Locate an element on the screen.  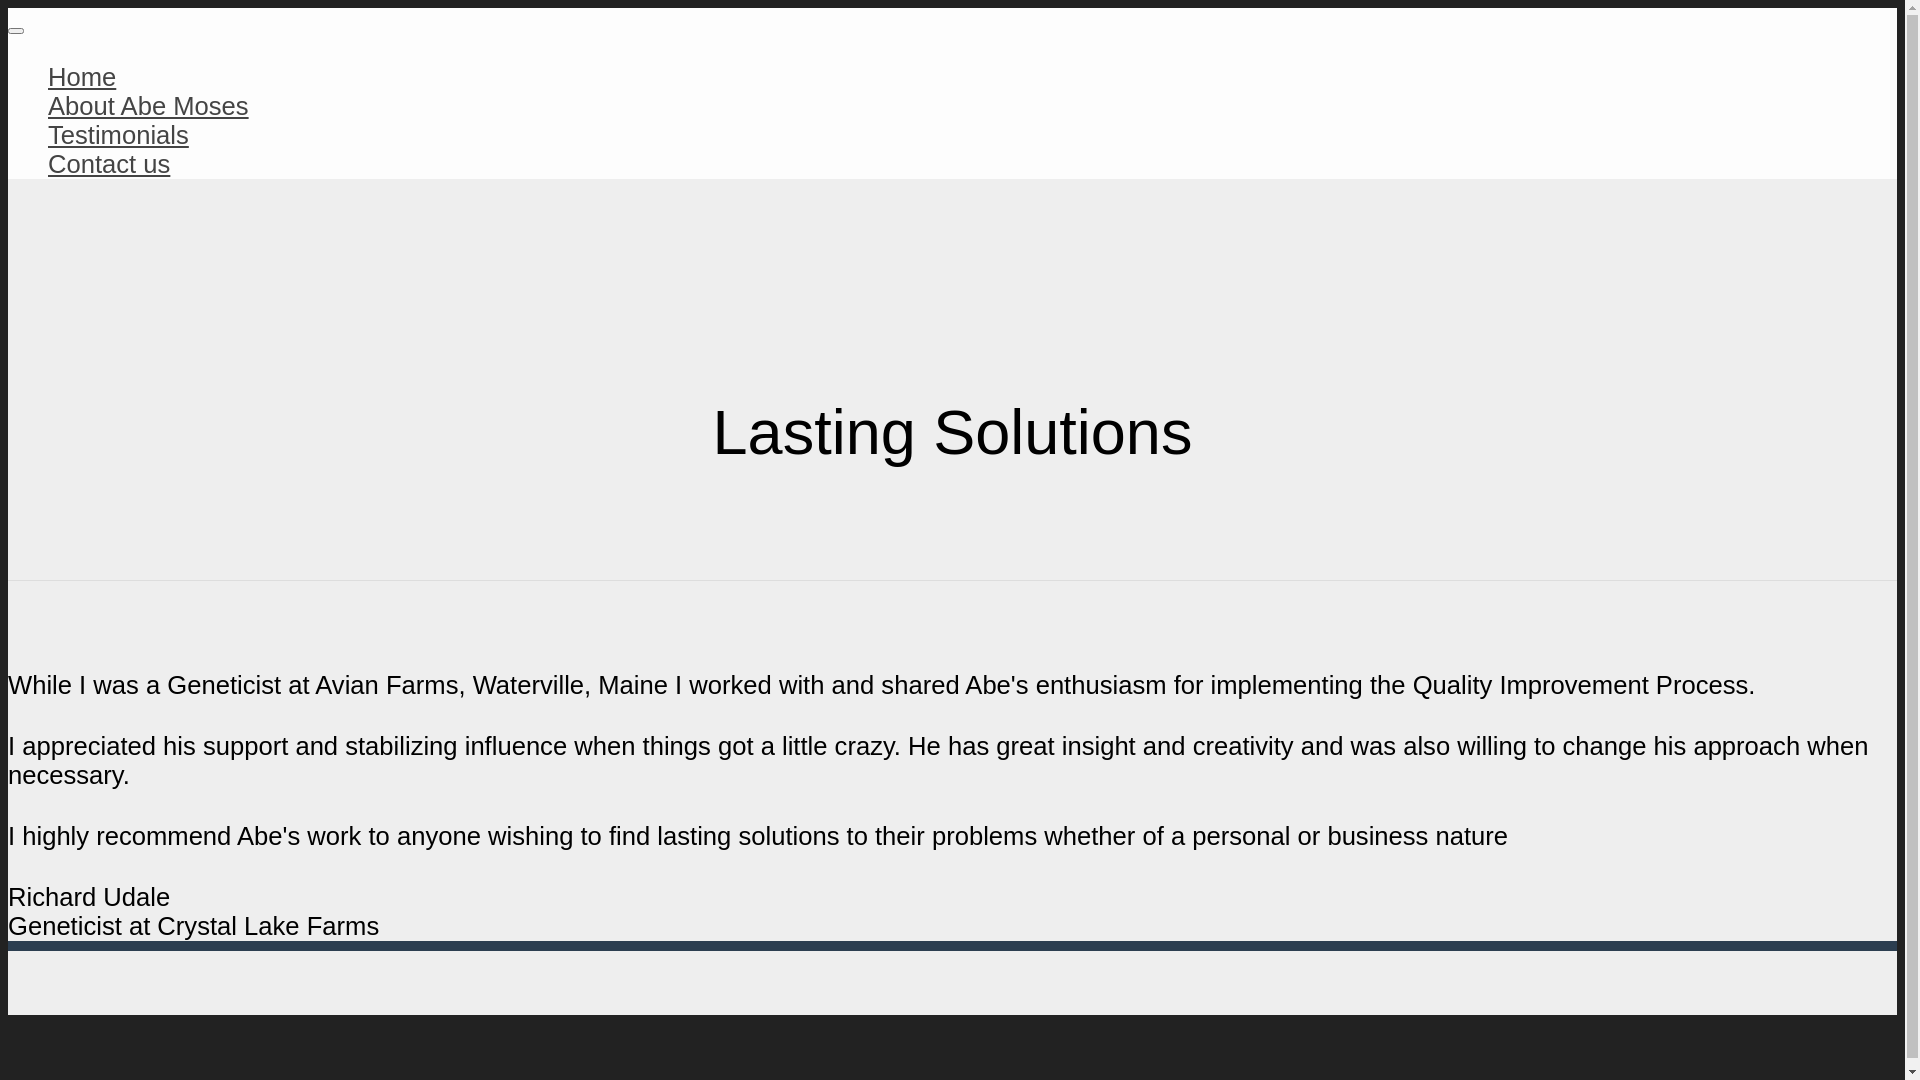
'Contact us' is located at coordinates (108, 163).